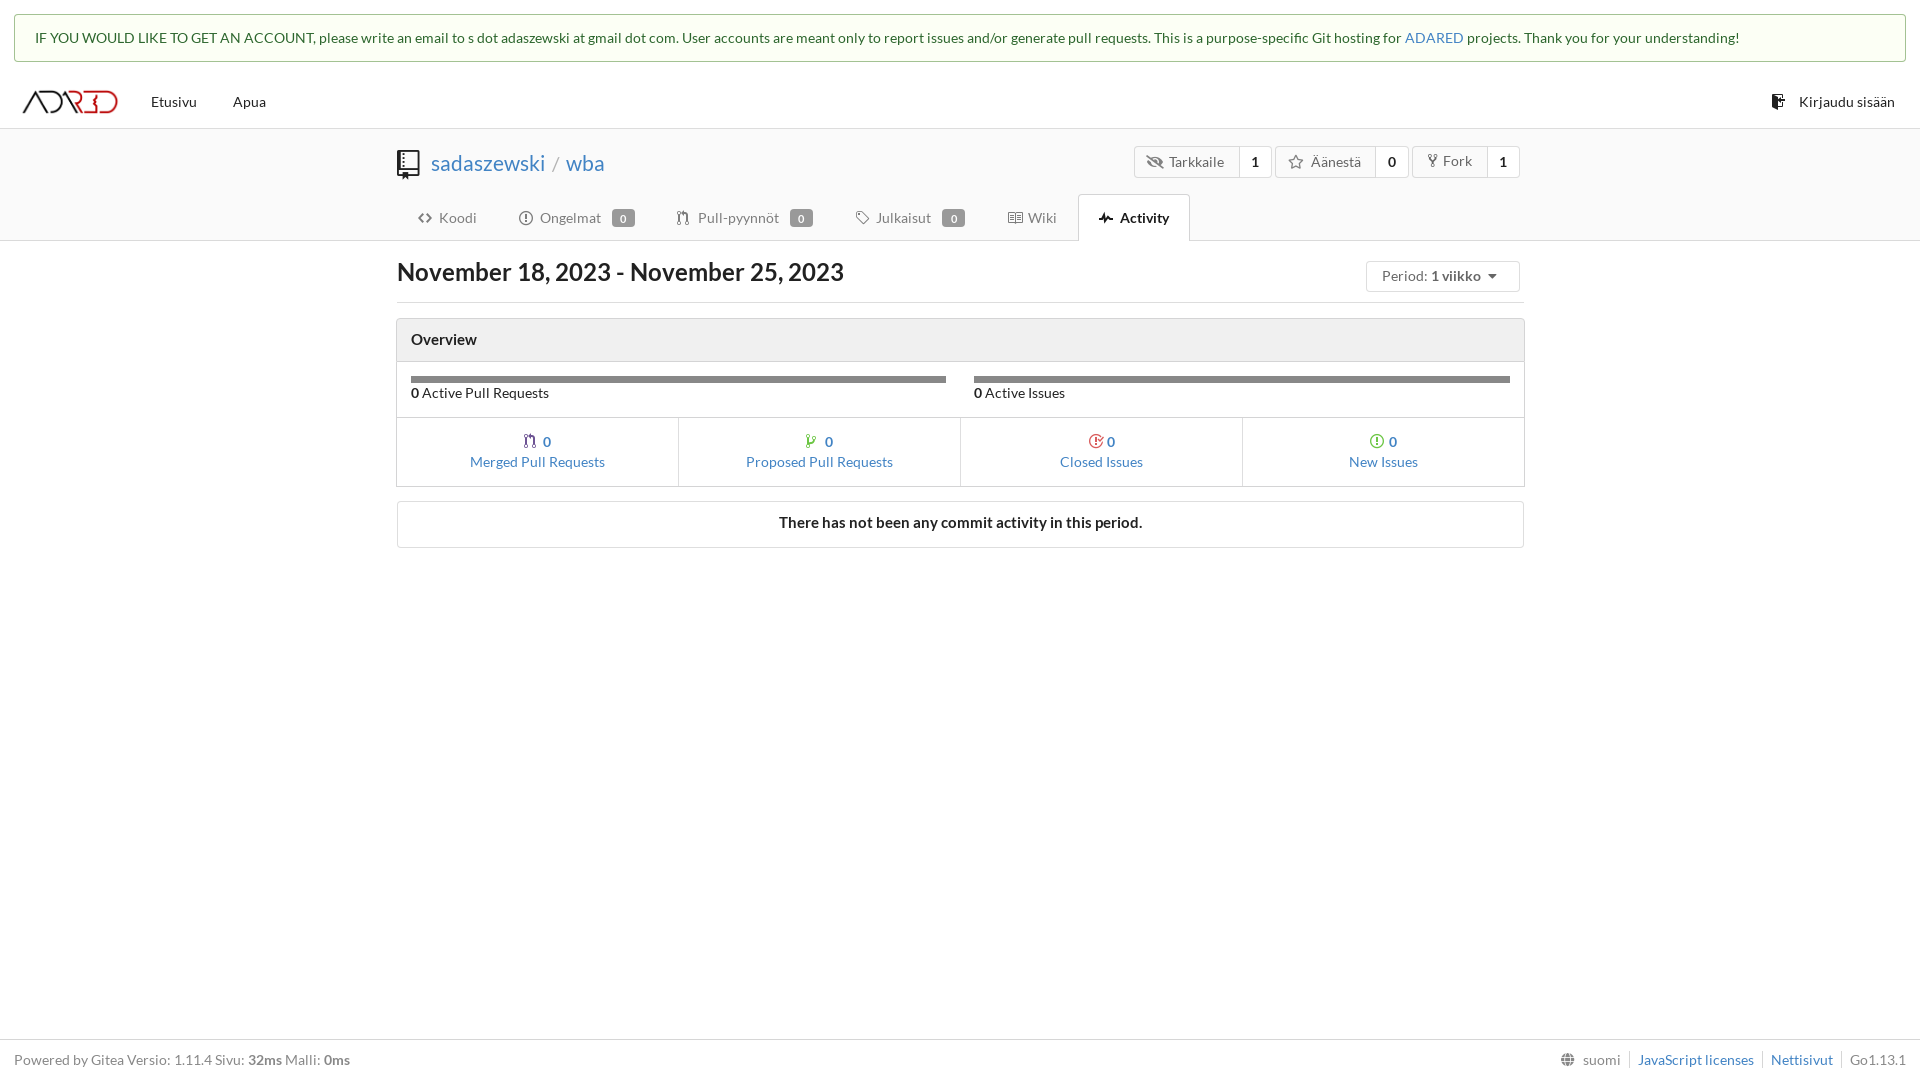  I want to click on 'wba', so click(584, 161).